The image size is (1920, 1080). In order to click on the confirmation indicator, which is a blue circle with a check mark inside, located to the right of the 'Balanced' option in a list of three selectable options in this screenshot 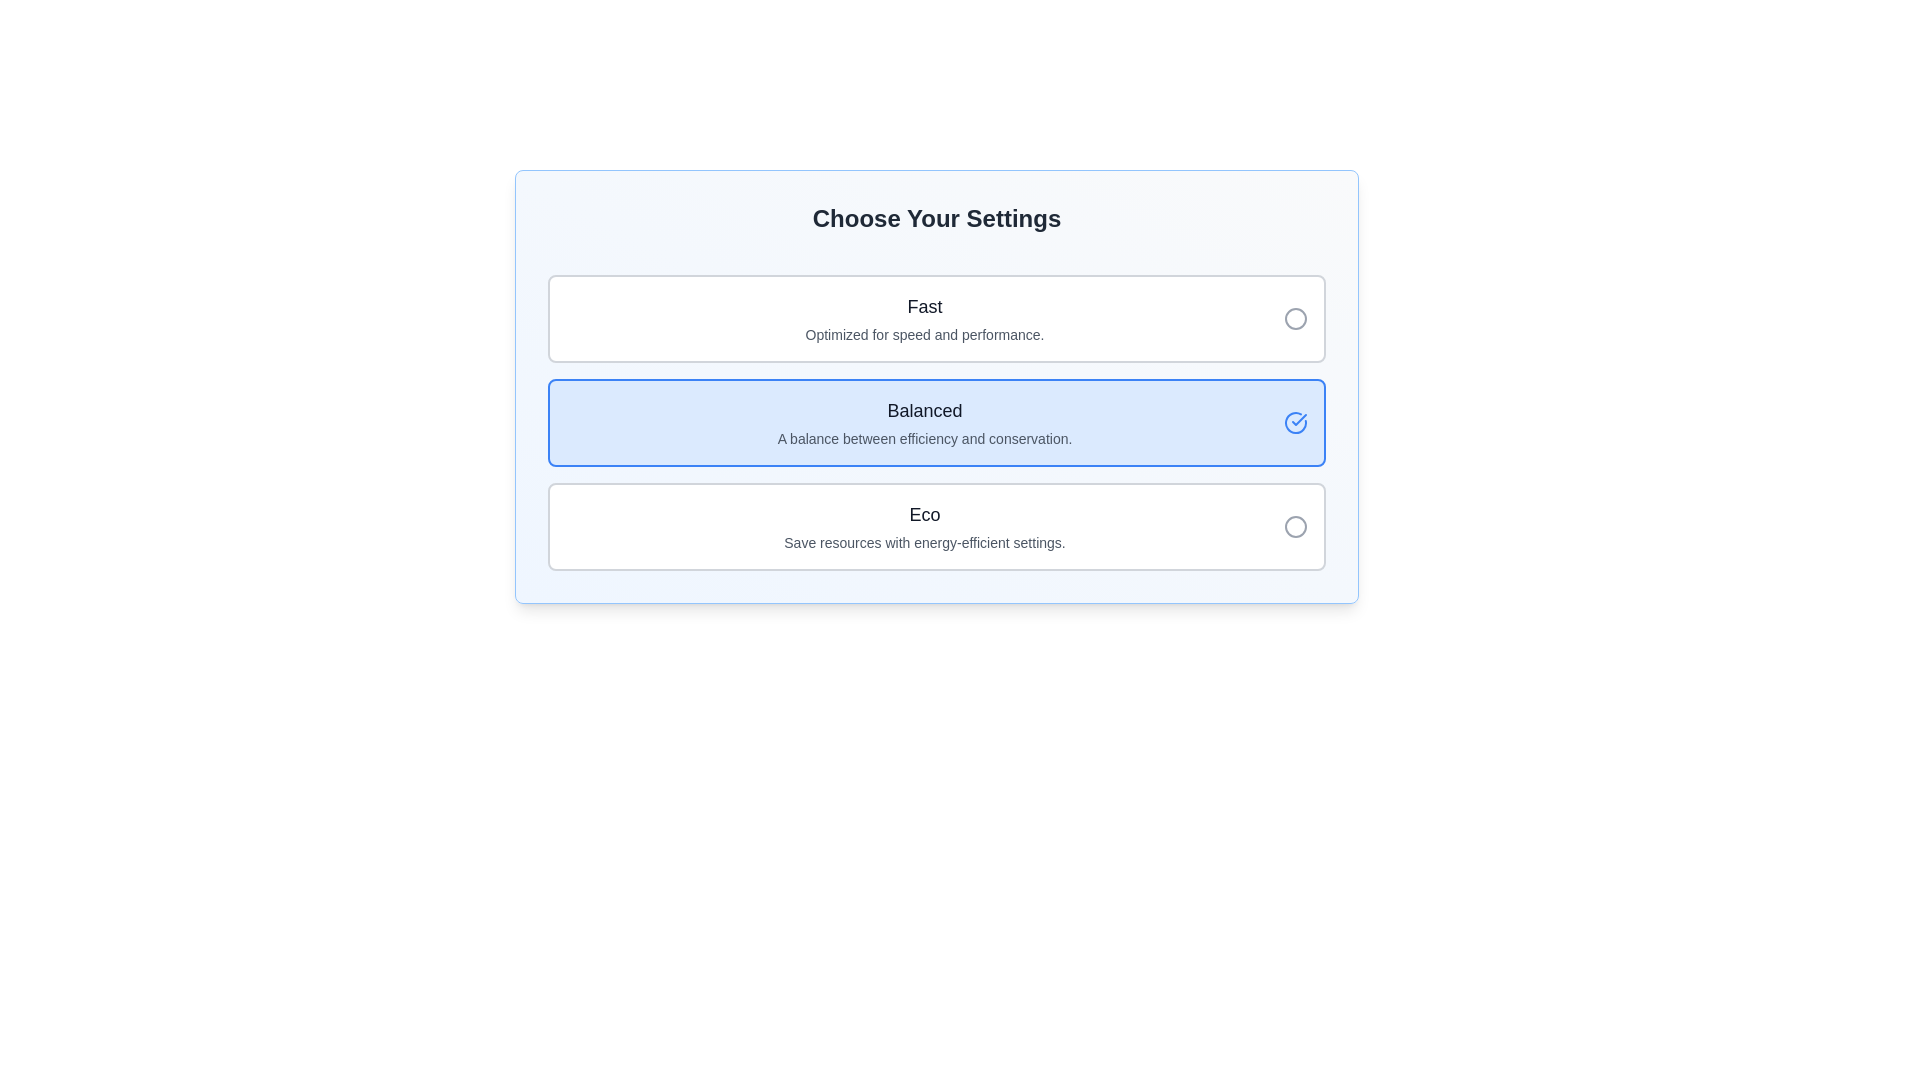, I will do `click(1296, 422)`.